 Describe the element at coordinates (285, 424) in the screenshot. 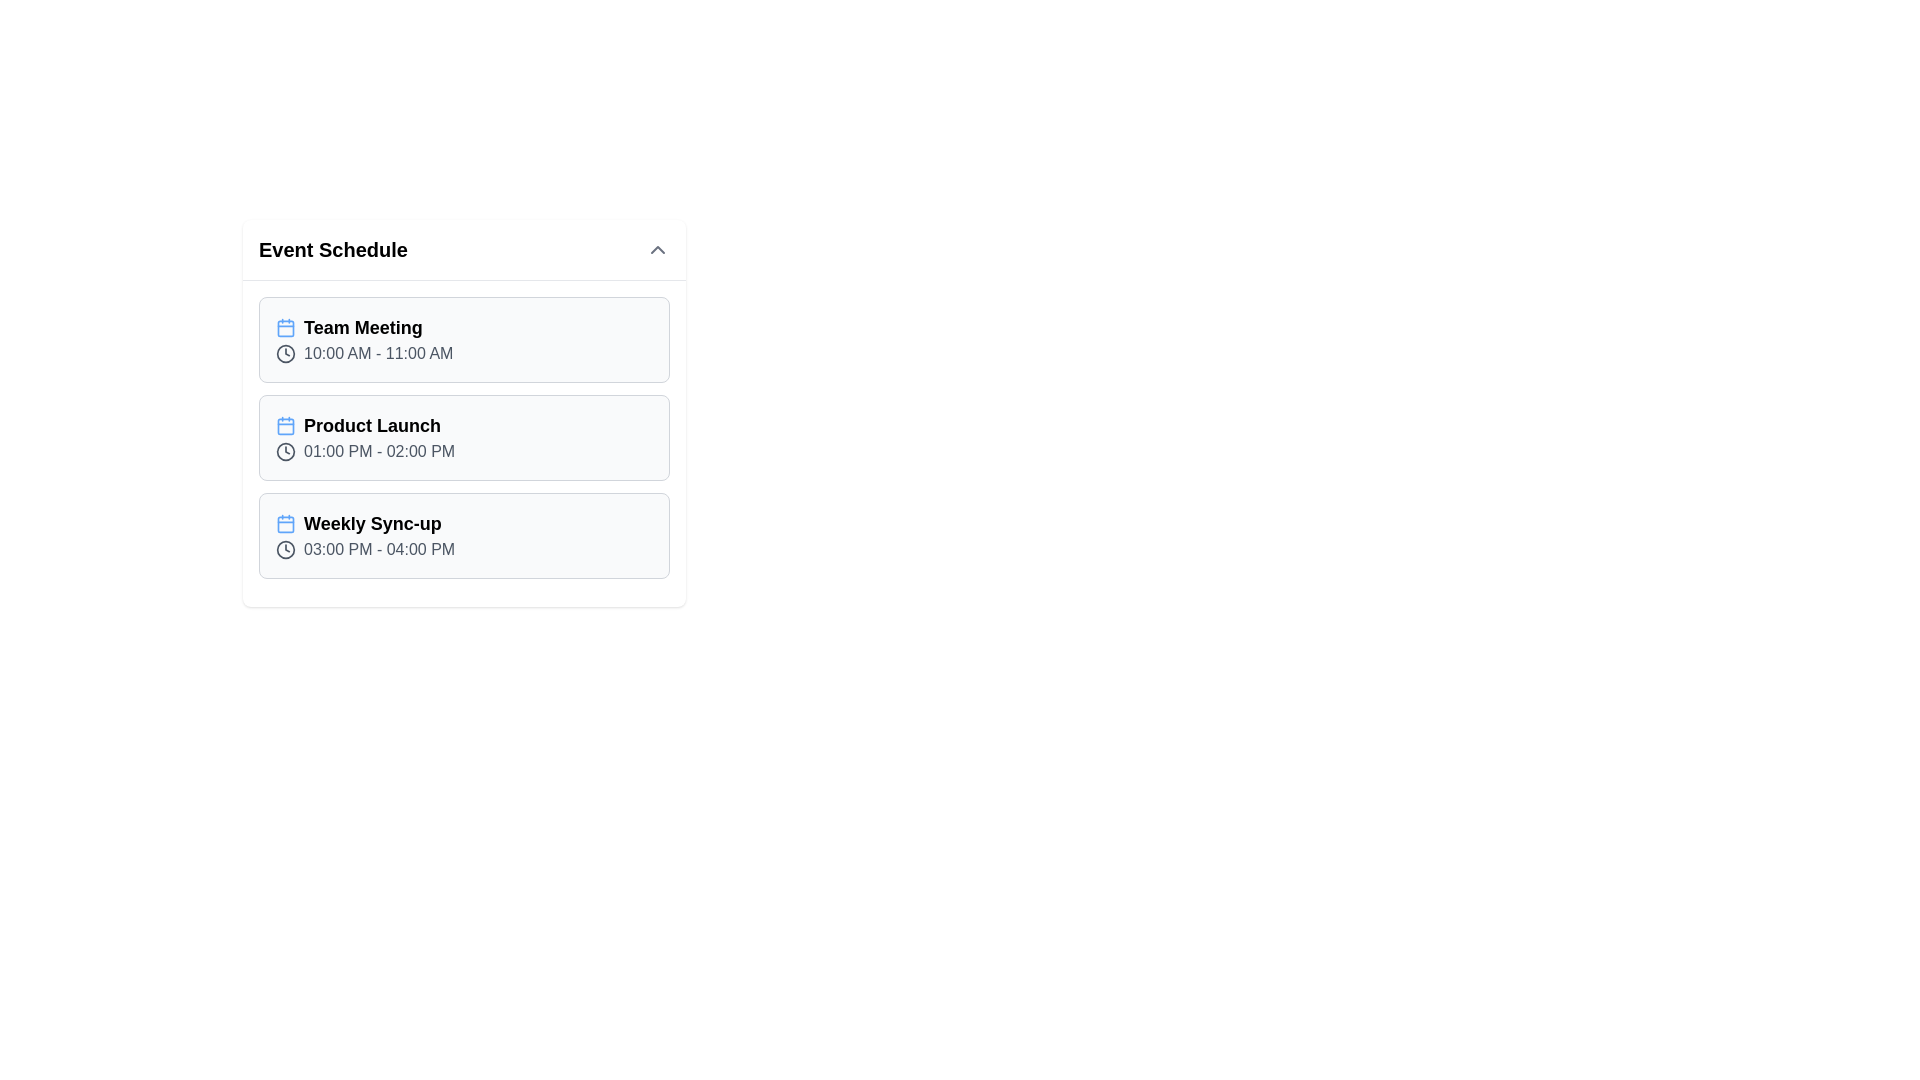

I see `the calendar icon styled with a light blue color, located next to the text 'Product Launch' in the 'Event Schedule' section` at that location.